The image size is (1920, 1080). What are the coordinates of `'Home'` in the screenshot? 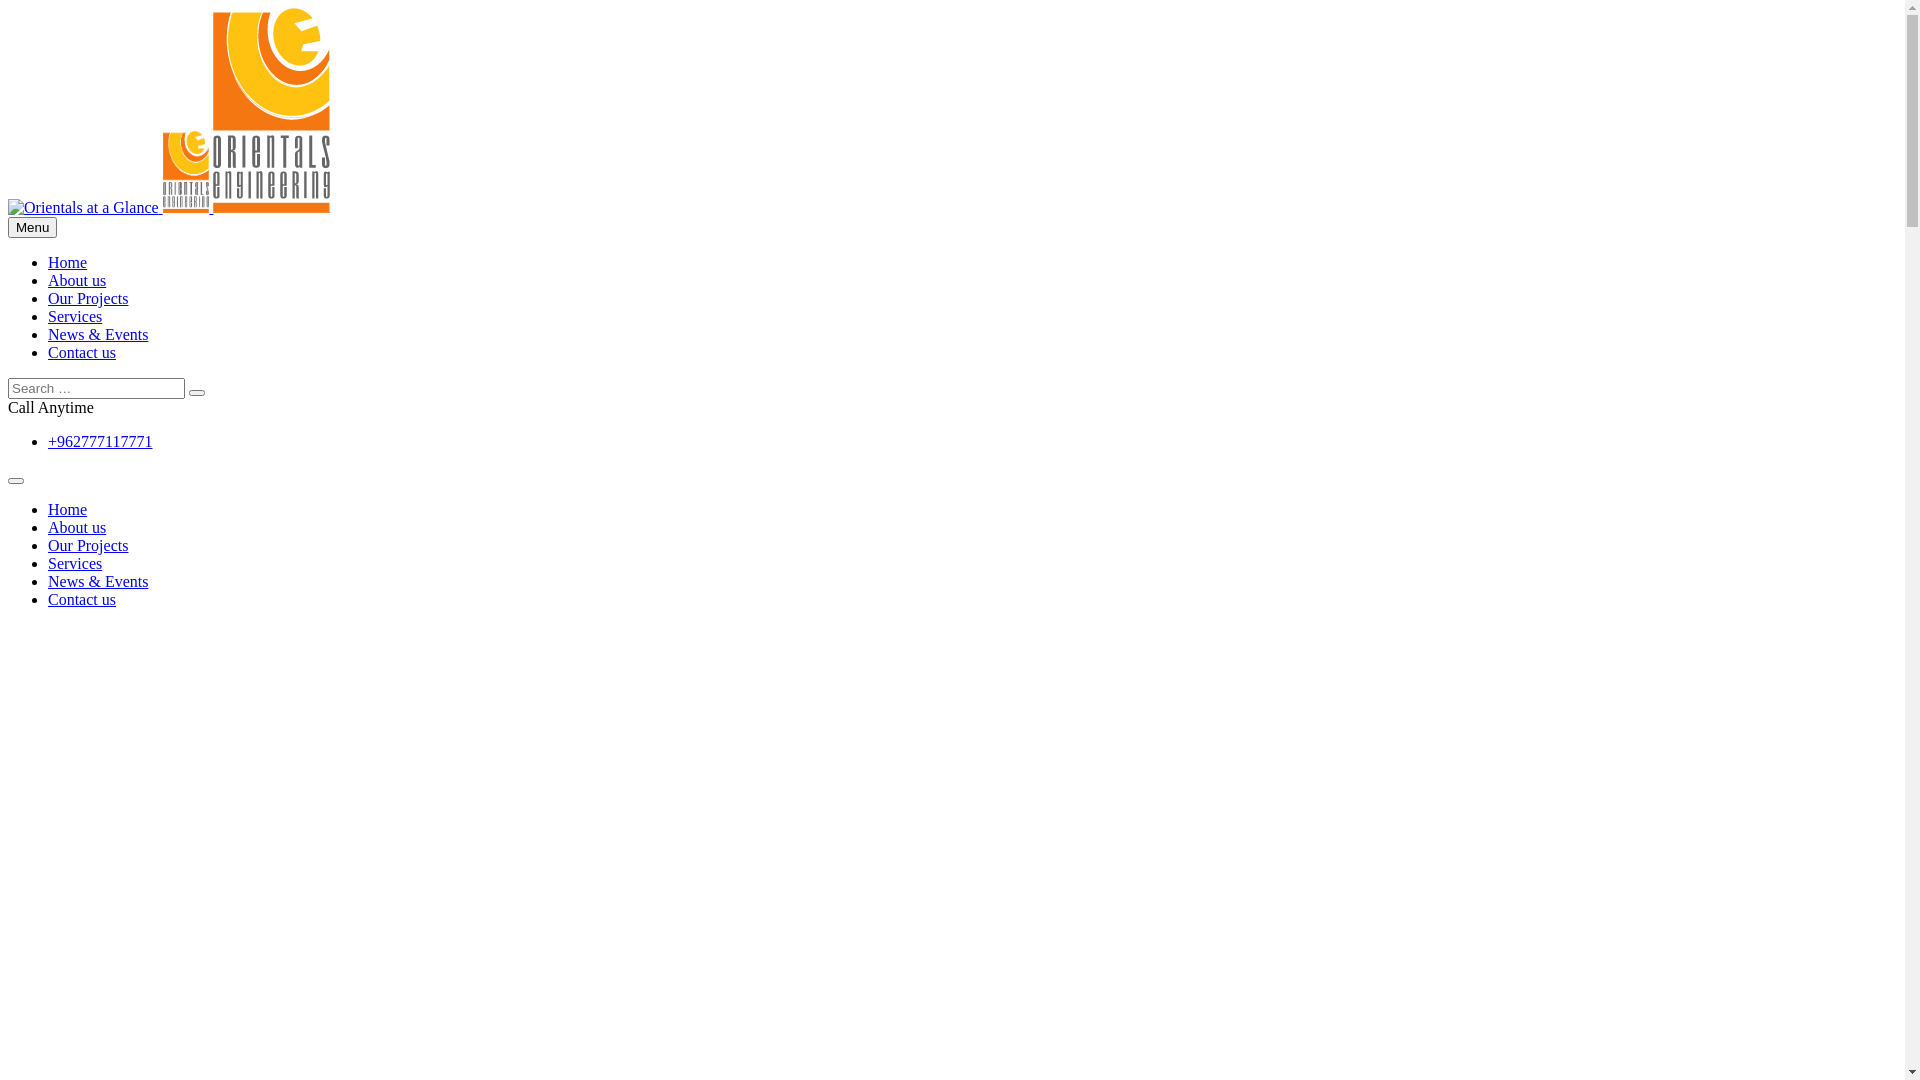 It's located at (67, 508).